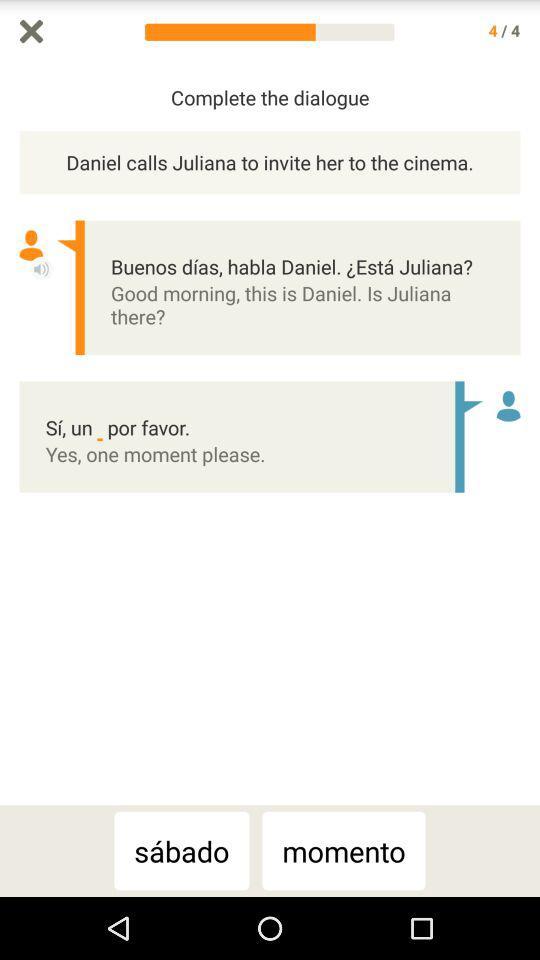 This screenshot has height=960, width=540. Describe the element at coordinates (30, 30) in the screenshot. I see `cancel and go back` at that location.